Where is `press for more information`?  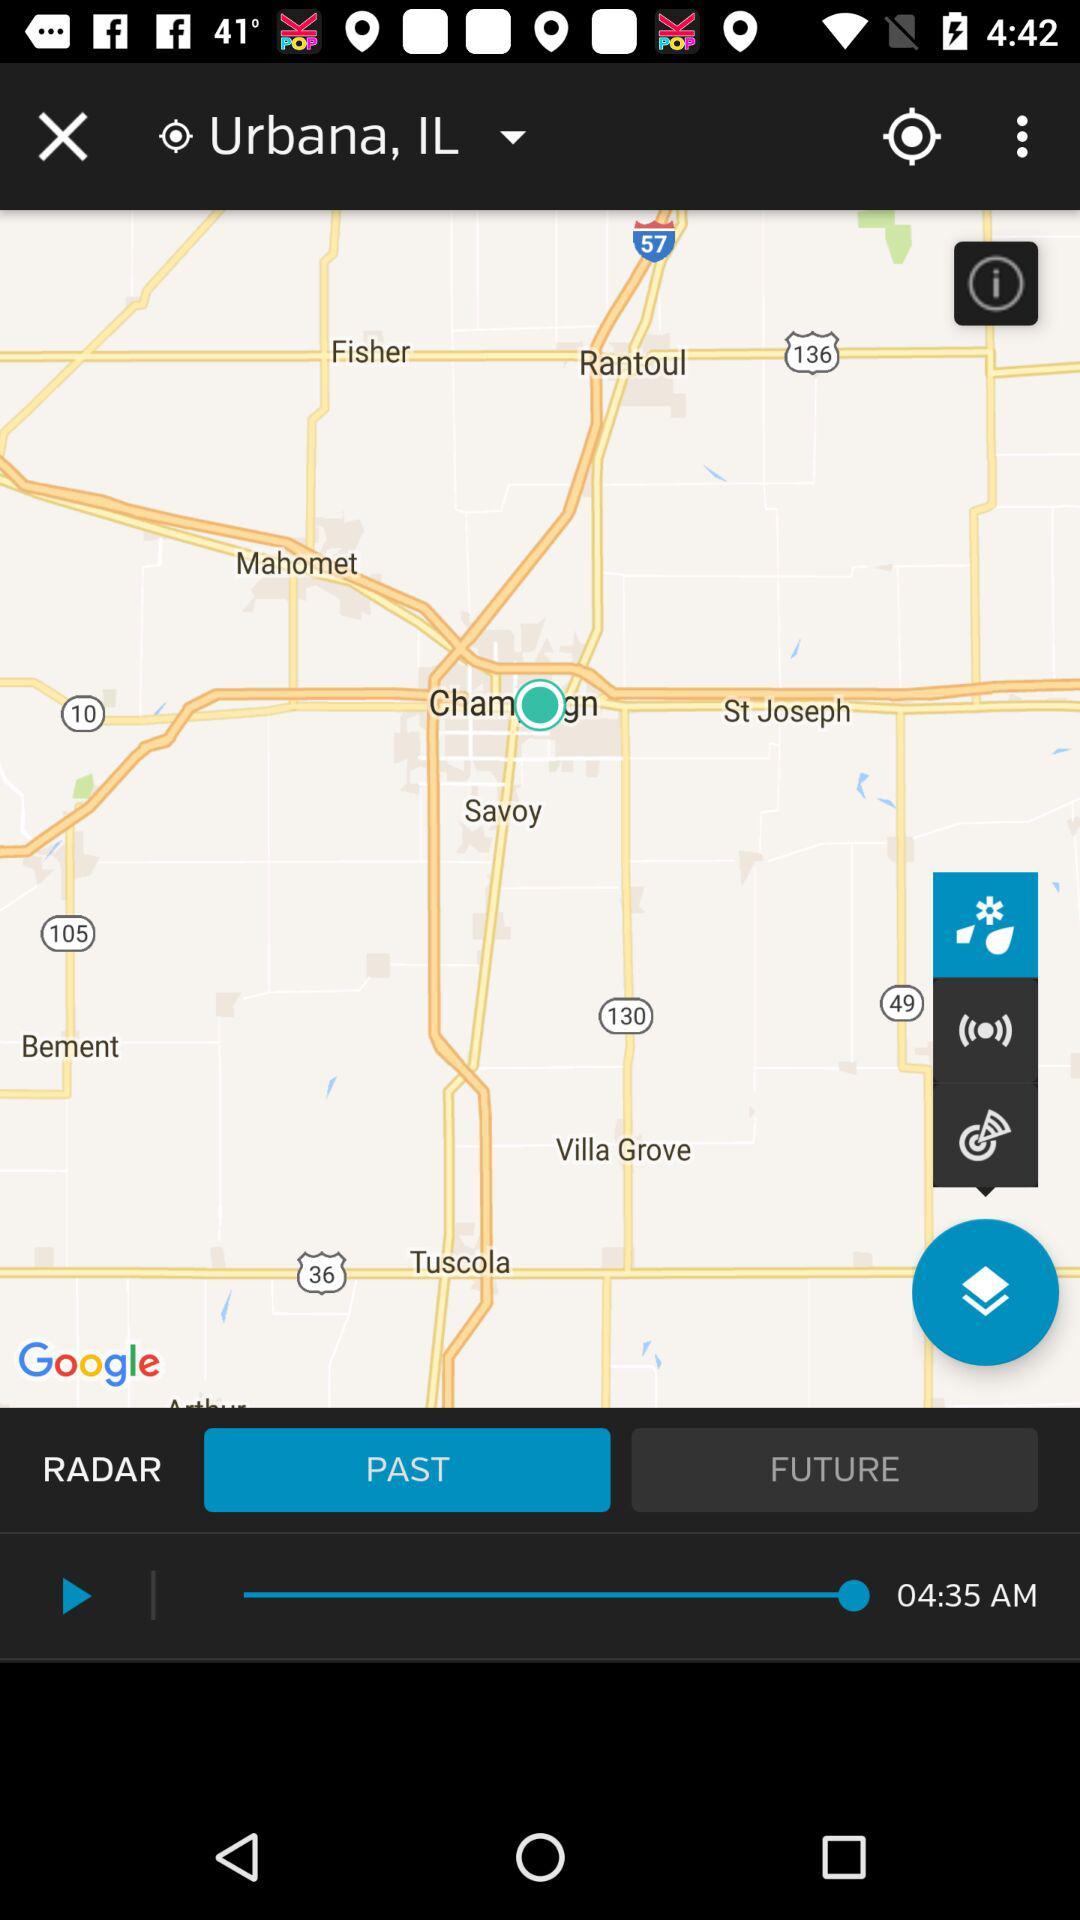
press for more information is located at coordinates (995, 282).